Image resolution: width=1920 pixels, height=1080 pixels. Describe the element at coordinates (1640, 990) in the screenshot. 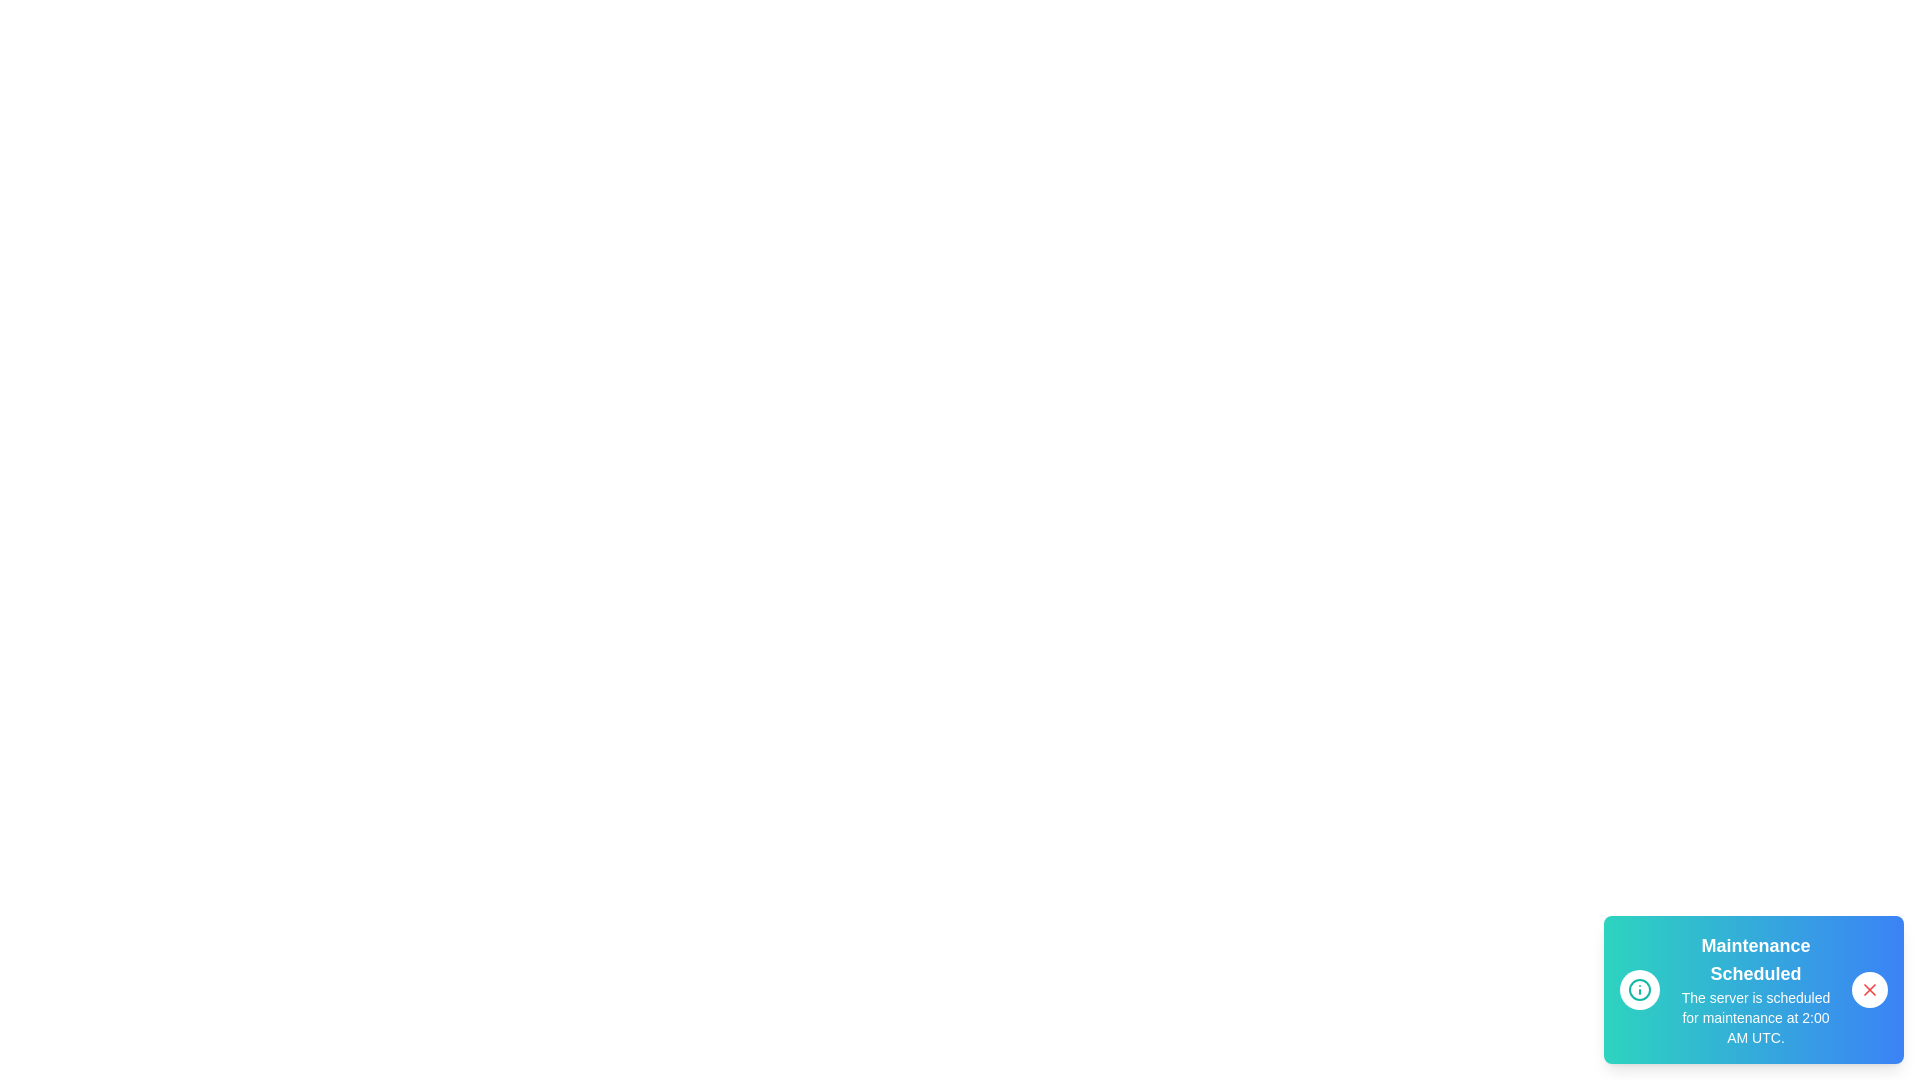

I see `the notification icon to interact with it` at that location.